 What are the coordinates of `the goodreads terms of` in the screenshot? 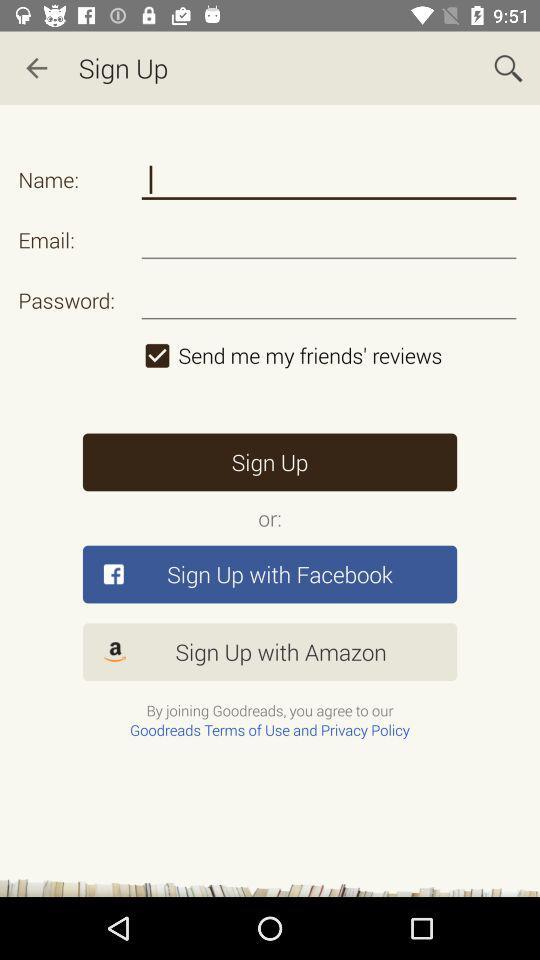 It's located at (270, 729).